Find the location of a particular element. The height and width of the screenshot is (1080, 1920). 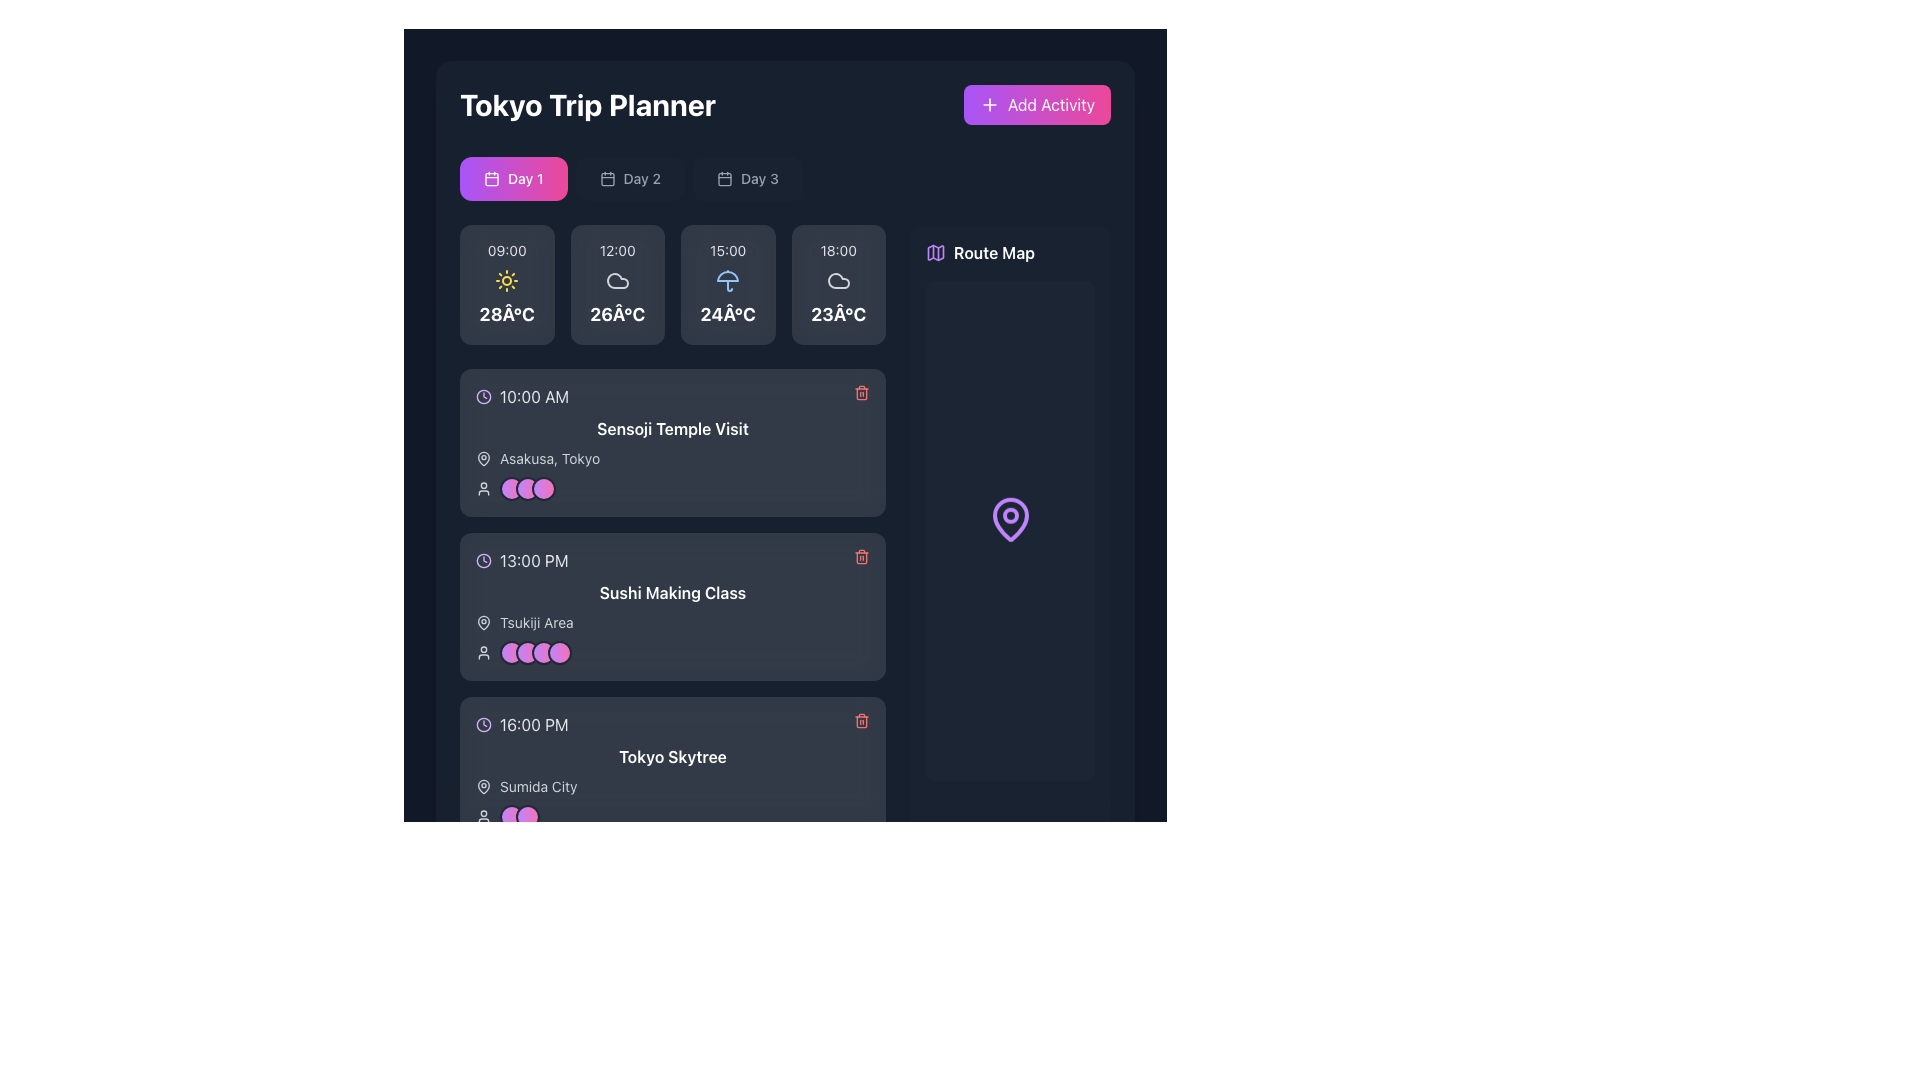

the text label displaying '10:00 AM' in light gray font, located next to the purple clock icon within the 'Sensoji Temple Visit' panel is located at coordinates (534, 397).